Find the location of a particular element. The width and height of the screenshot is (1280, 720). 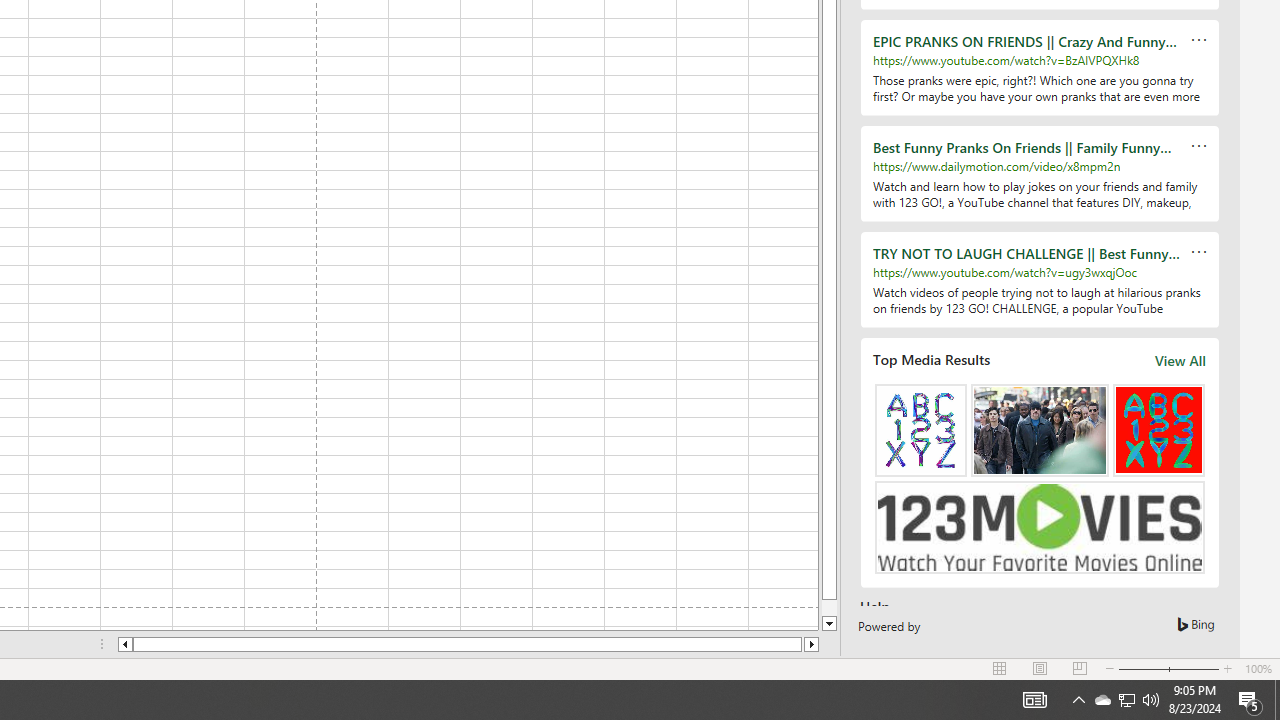

'Normal' is located at coordinates (1000, 669).